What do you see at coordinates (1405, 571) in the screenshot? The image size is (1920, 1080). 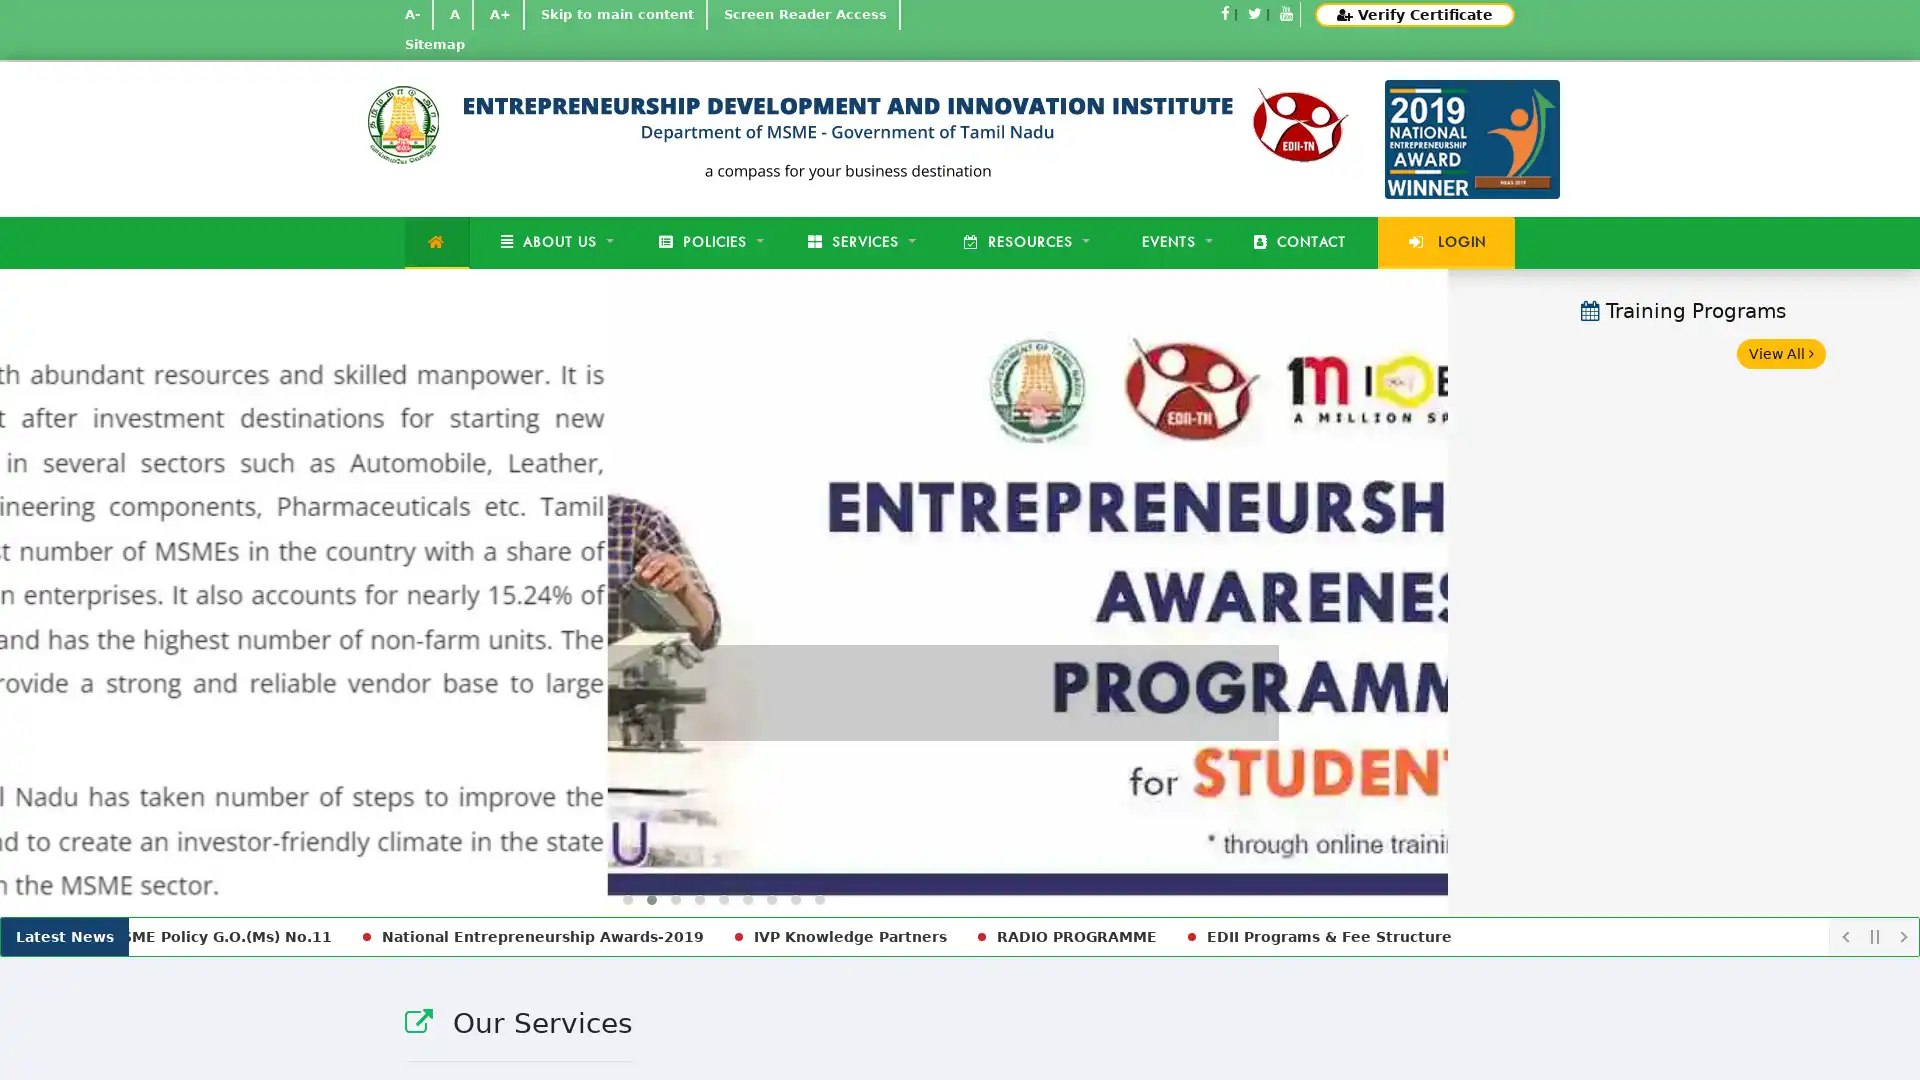 I see `Next` at bounding box center [1405, 571].